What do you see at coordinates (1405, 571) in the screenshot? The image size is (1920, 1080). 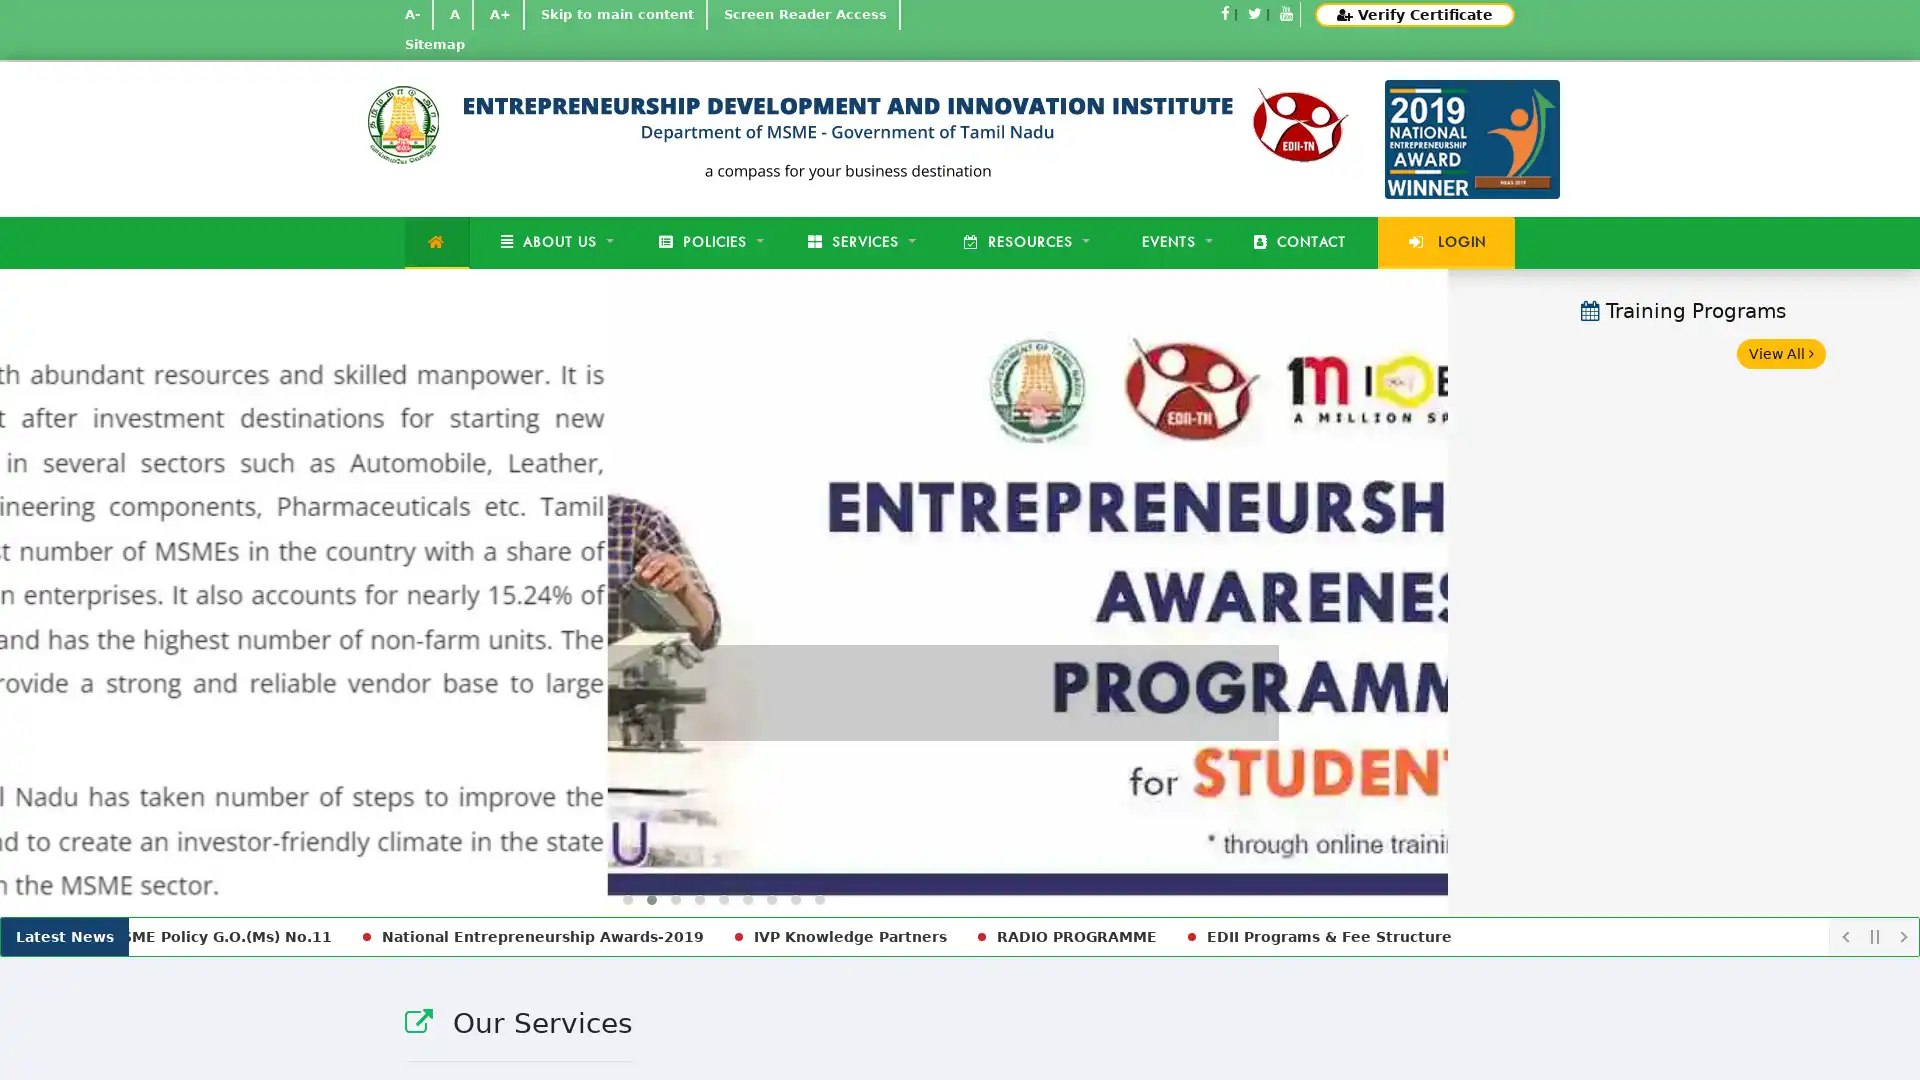 I see `Next` at bounding box center [1405, 571].